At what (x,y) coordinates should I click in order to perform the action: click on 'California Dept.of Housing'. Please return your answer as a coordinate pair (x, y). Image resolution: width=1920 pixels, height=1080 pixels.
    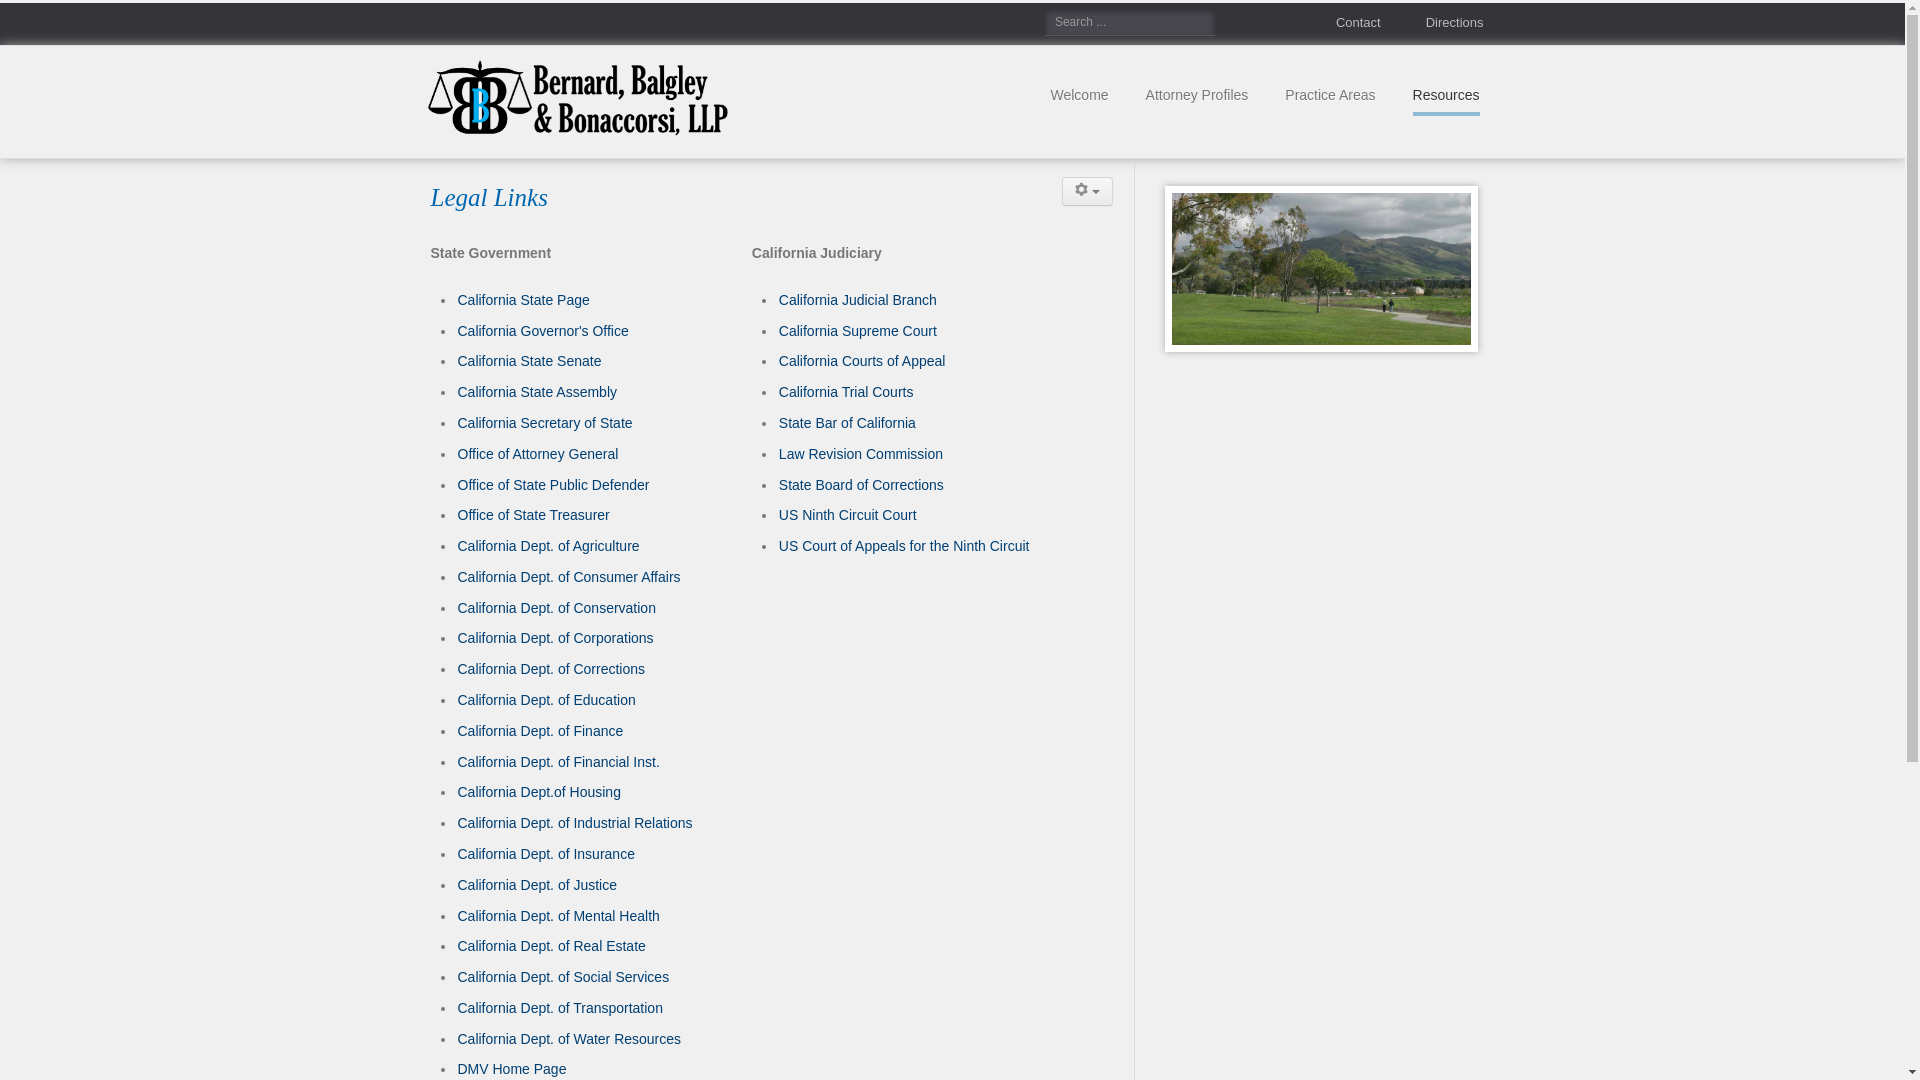
    Looking at the image, I should click on (456, 790).